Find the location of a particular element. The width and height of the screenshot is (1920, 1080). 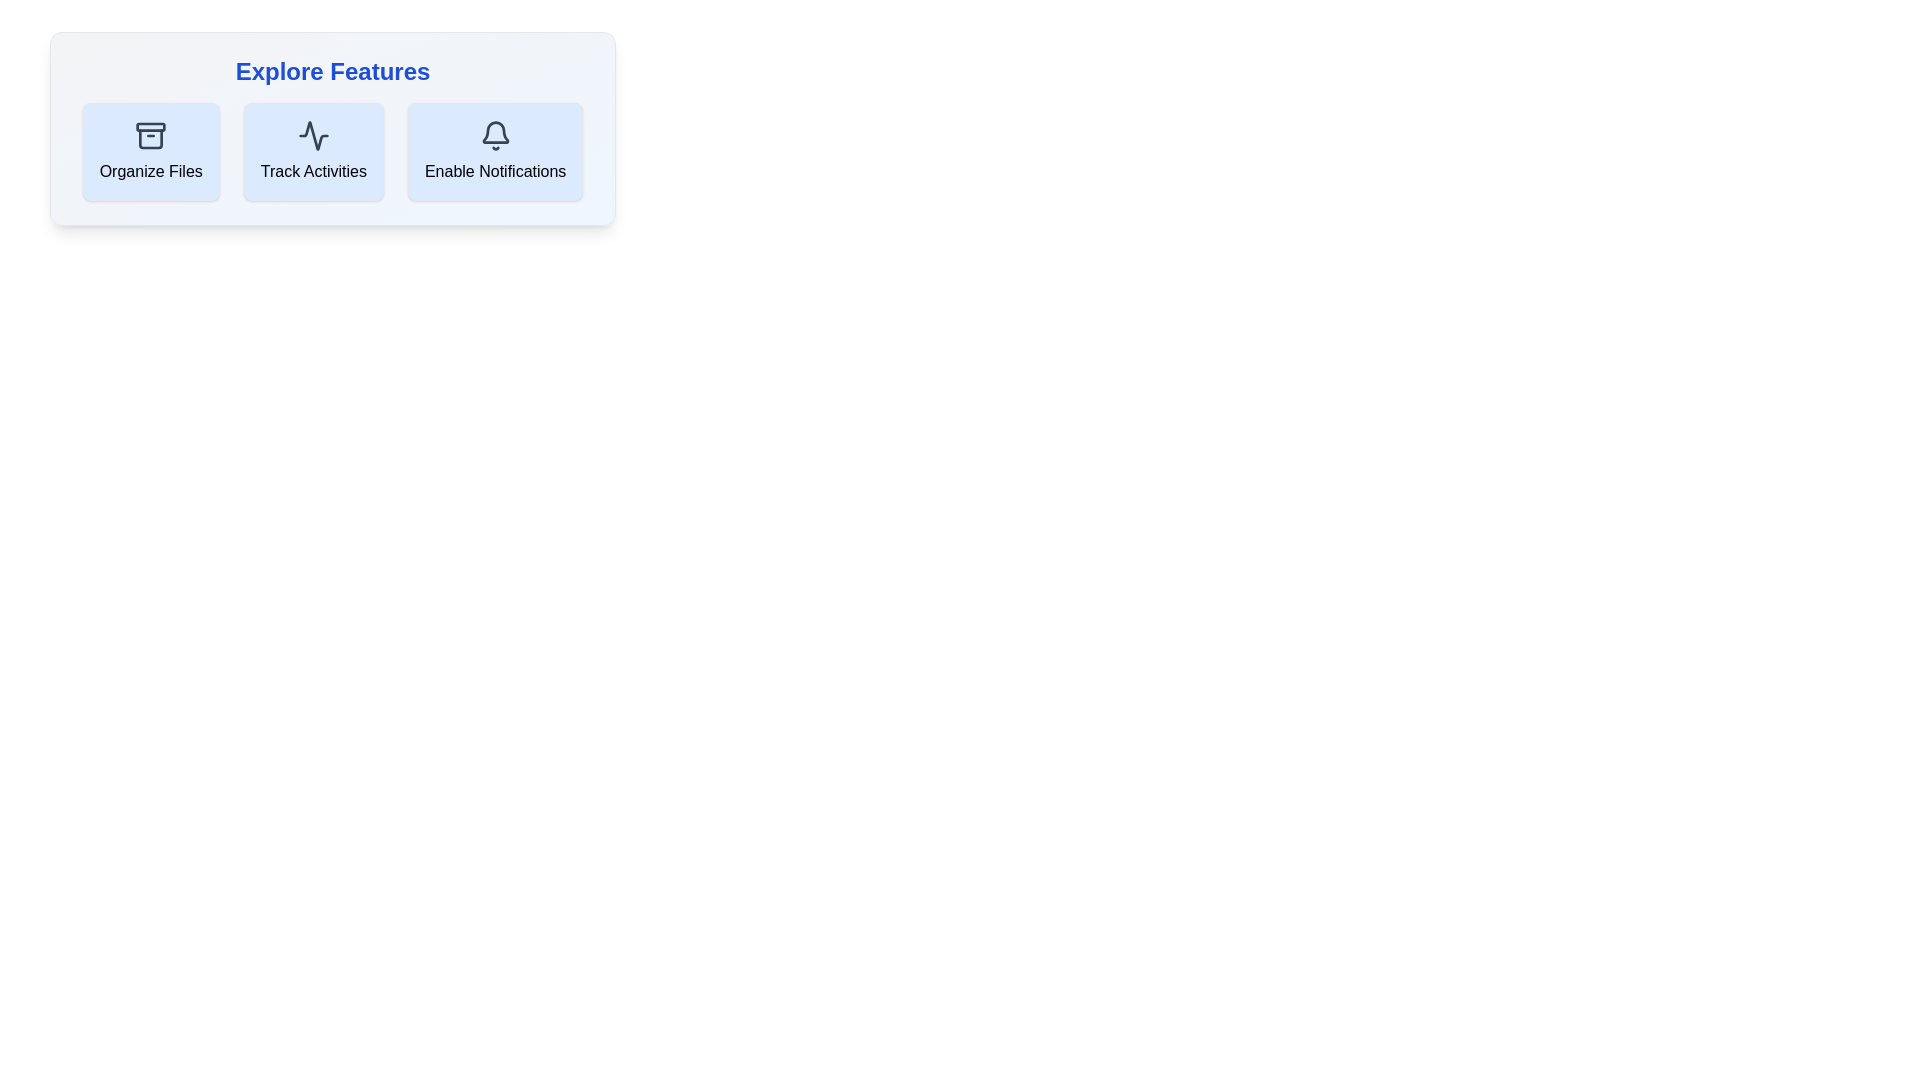

the 'Track Activities' label, which is positioned in the middle row of three card-like containers and is located below an activity icon graphic is located at coordinates (312, 171).